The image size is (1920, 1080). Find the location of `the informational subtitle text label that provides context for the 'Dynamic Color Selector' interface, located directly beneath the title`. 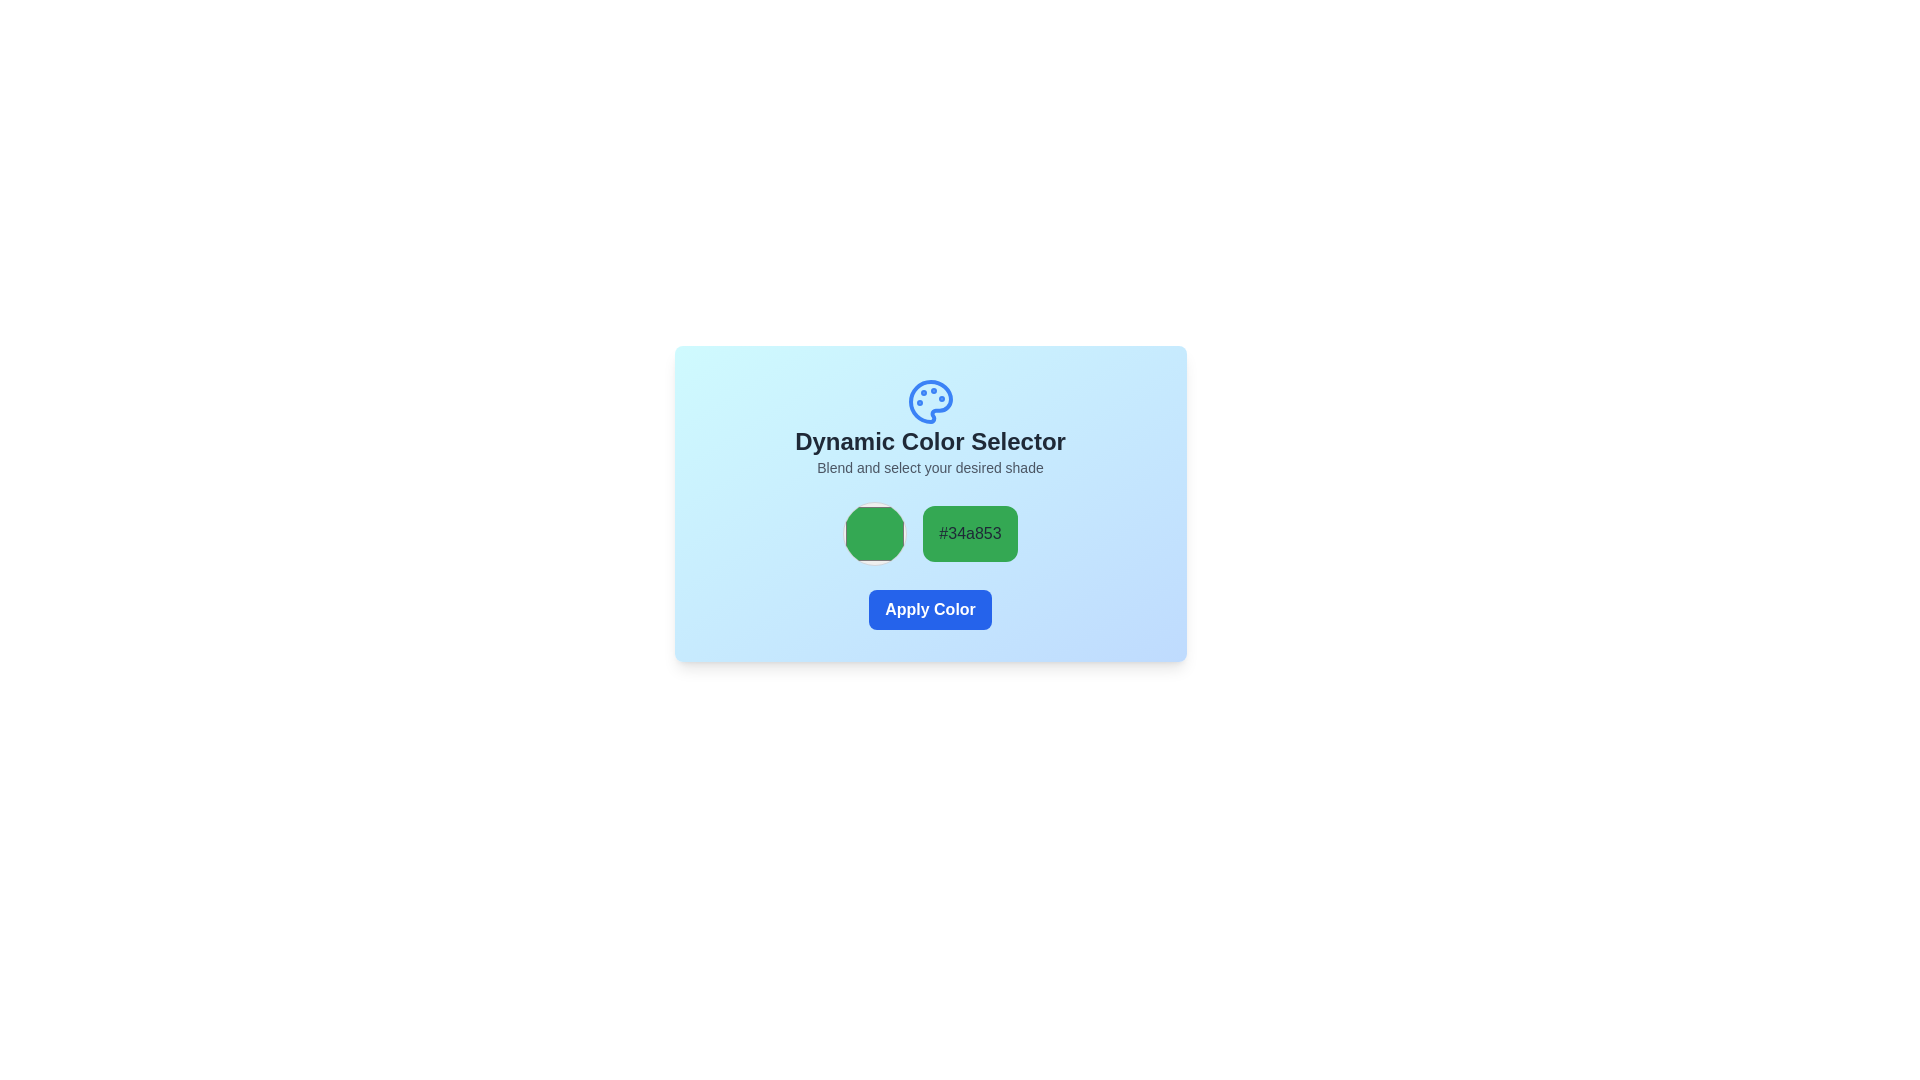

the informational subtitle text label that provides context for the 'Dynamic Color Selector' interface, located directly beneath the title is located at coordinates (929, 467).